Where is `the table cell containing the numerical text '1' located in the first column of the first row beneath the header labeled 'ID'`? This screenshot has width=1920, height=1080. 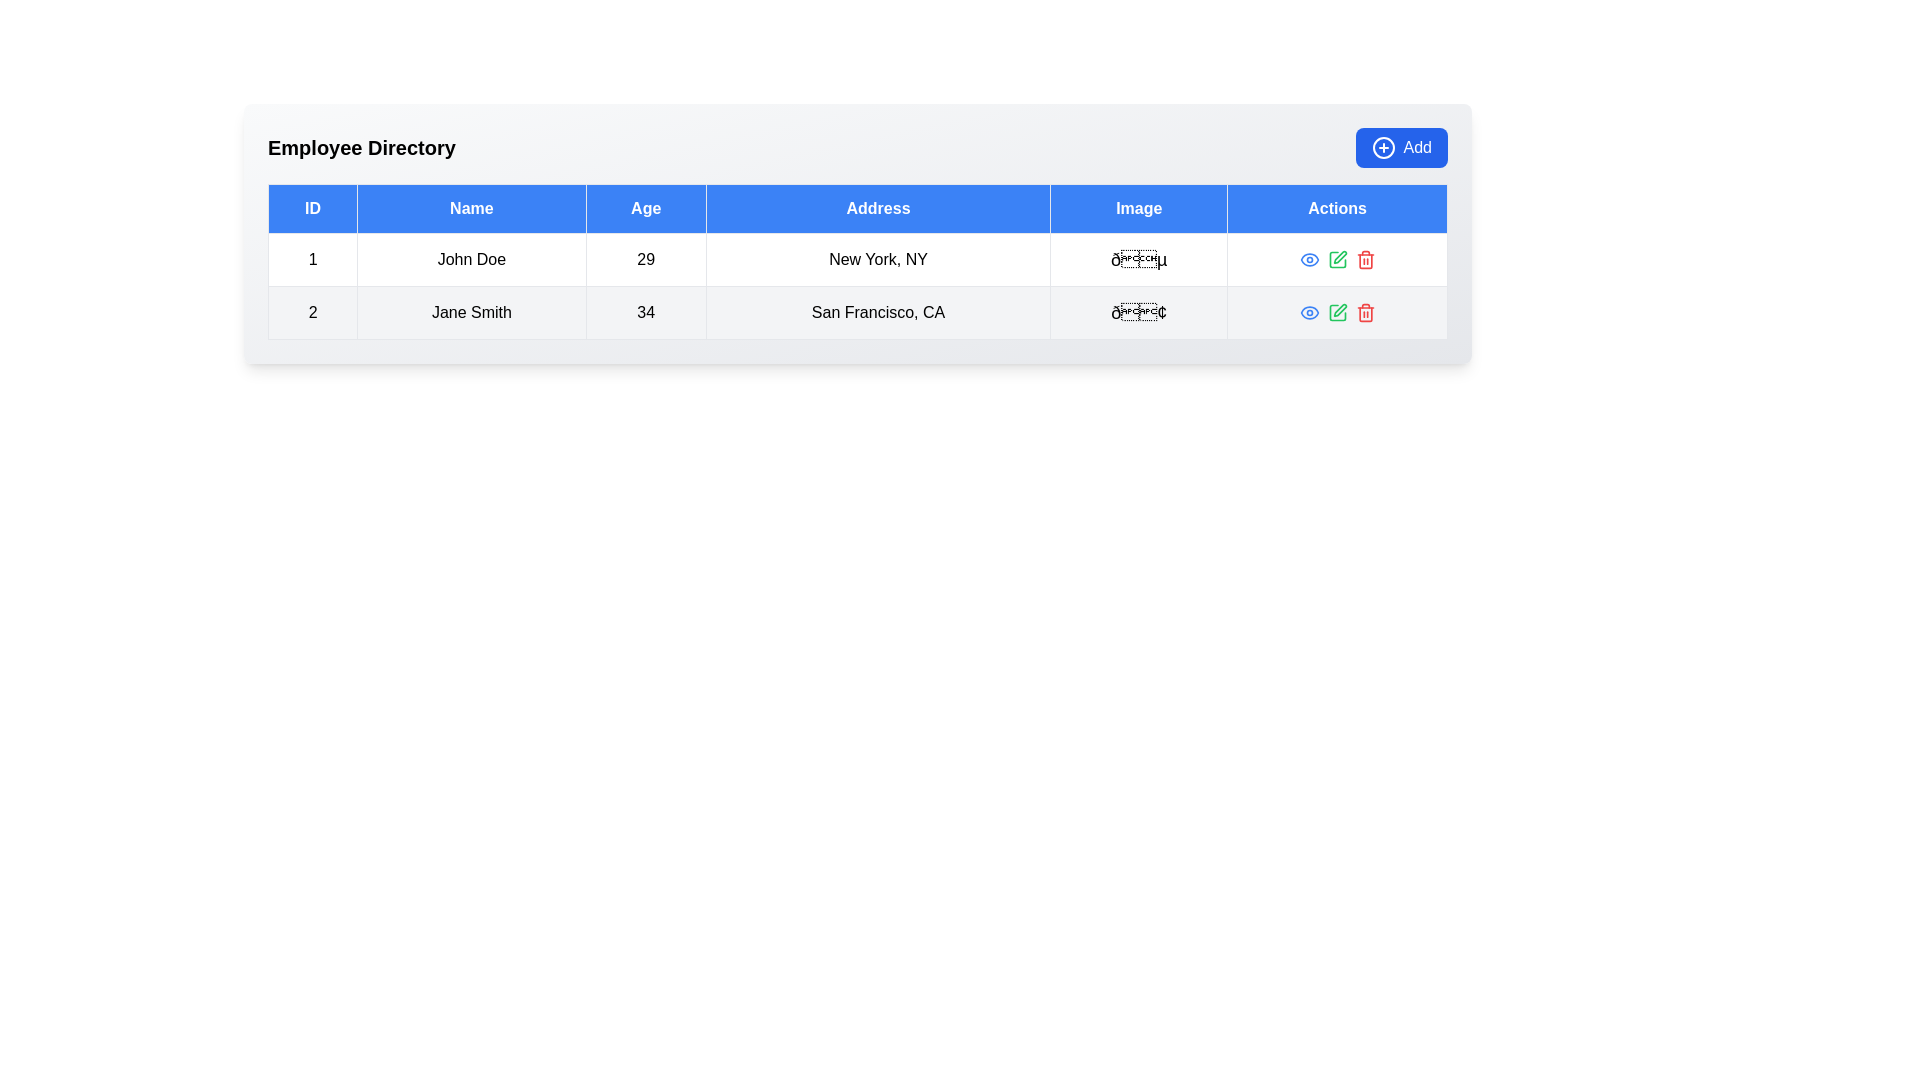 the table cell containing the numerical text '1' located in the first column of the first row beneath the header labeled 'ID' is located at coordinates (312, 258).